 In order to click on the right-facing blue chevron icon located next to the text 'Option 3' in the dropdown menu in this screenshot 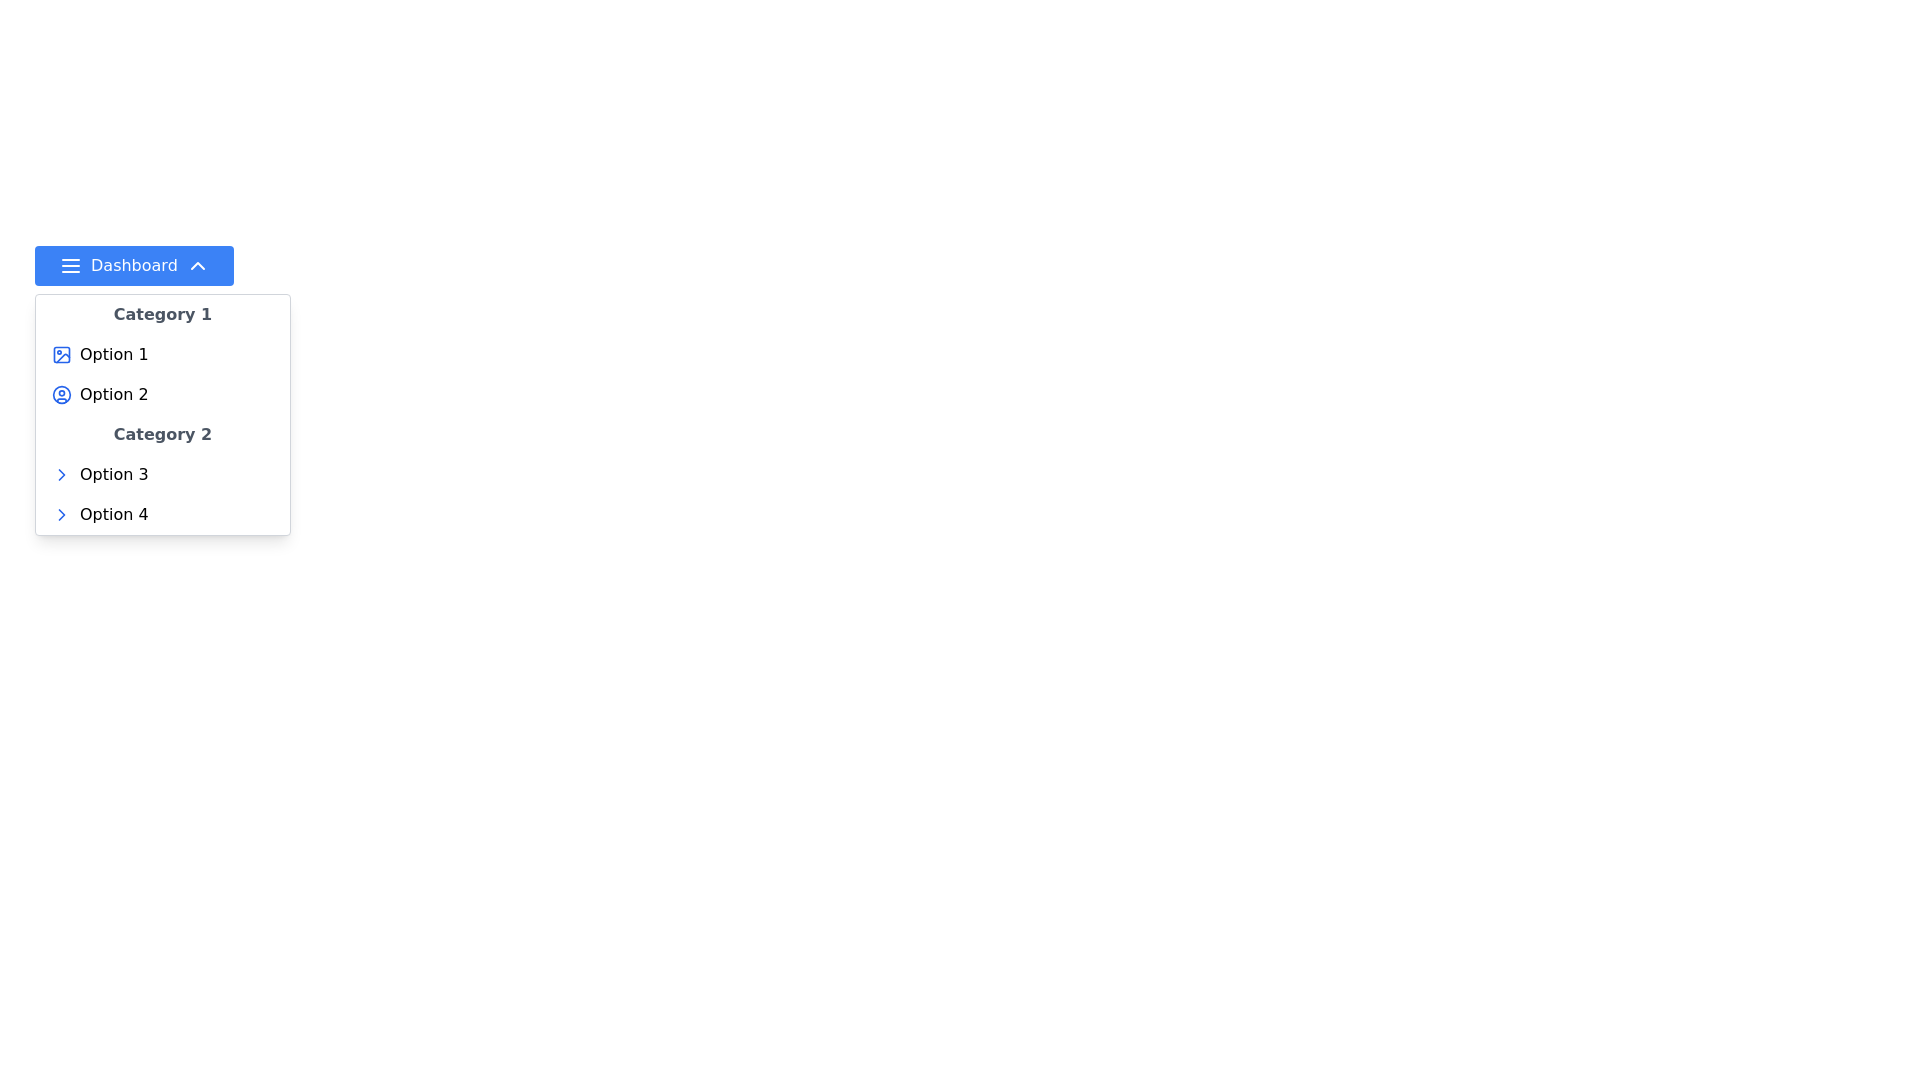, I will do `click(62, 474)`.